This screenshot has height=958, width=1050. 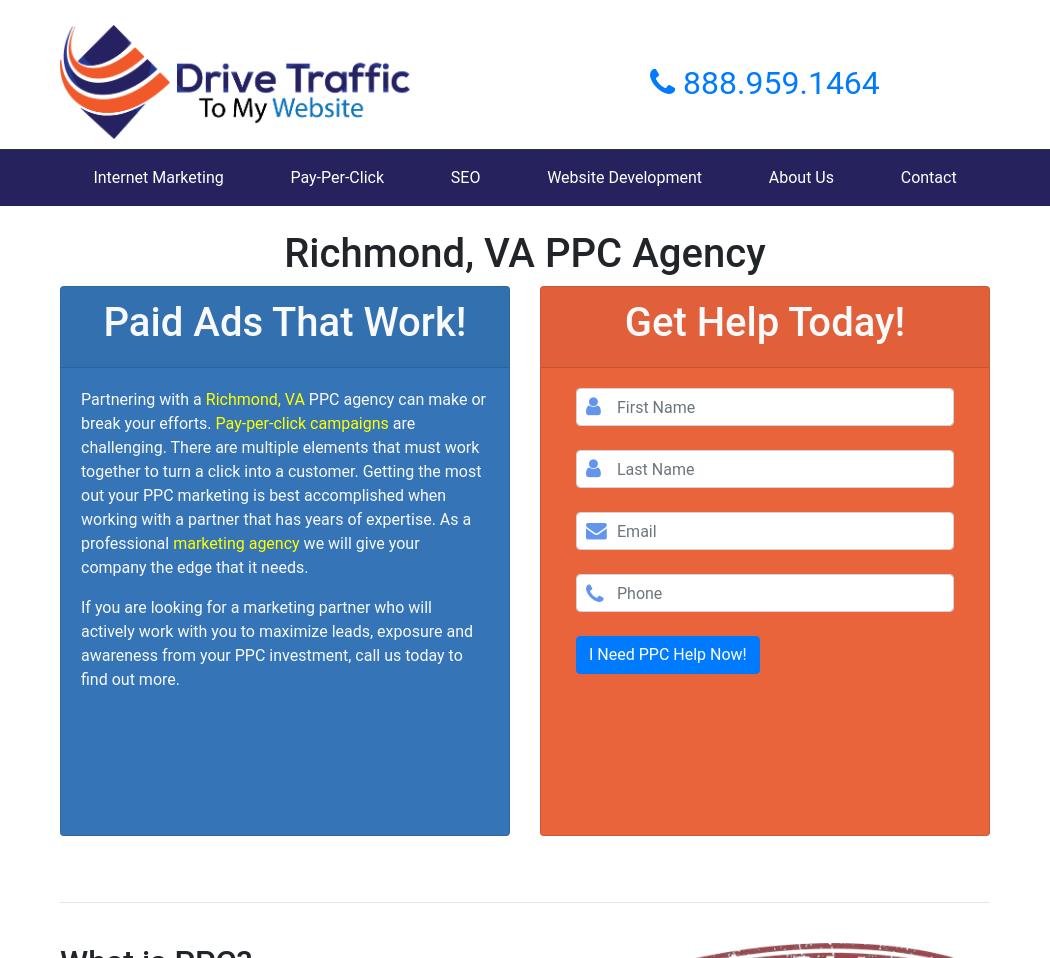 I want to click on 'PPC agency can make or break your efforts.', so click(x=281, y=411).